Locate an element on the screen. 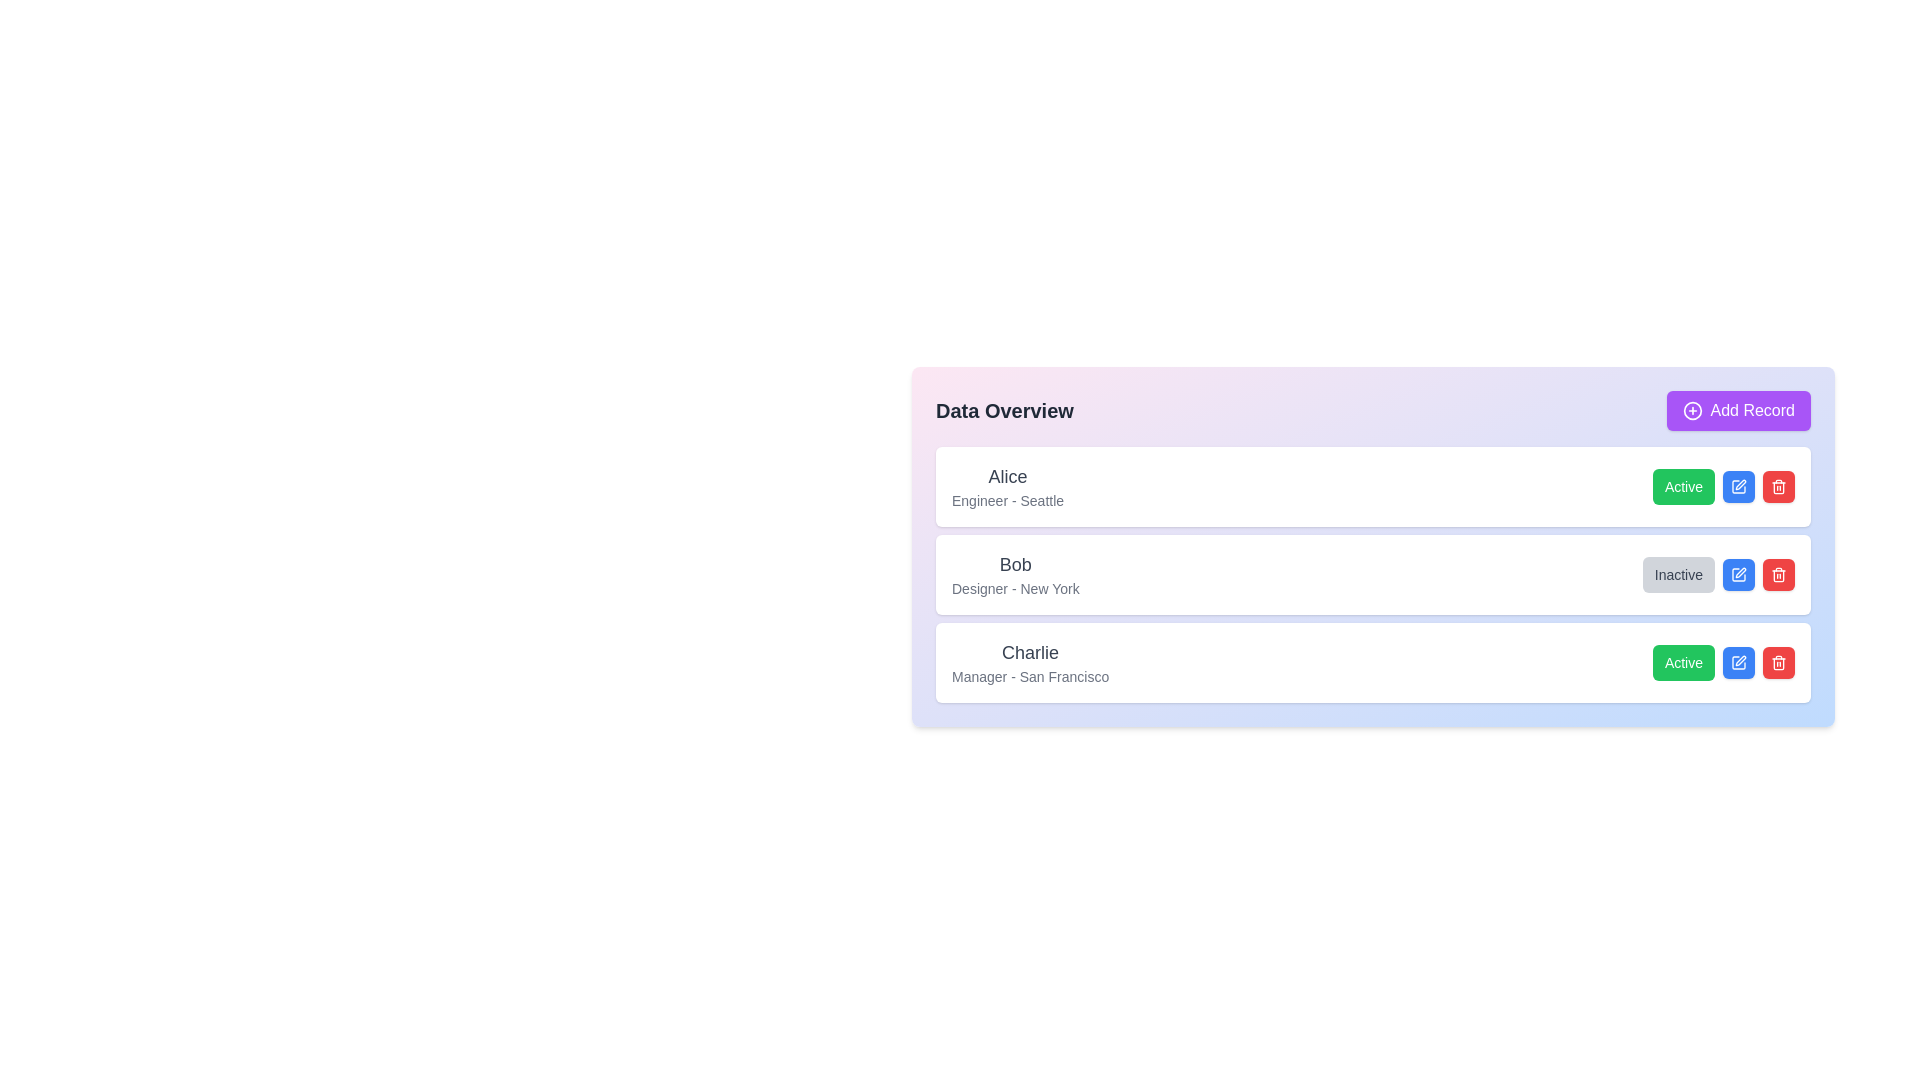 The image size is (1920, 1080). the icon that visually represents the action to add a new record, located in the top-right corner of the panel, within the 'Add Record' button is located at coordinates (1691, 410).